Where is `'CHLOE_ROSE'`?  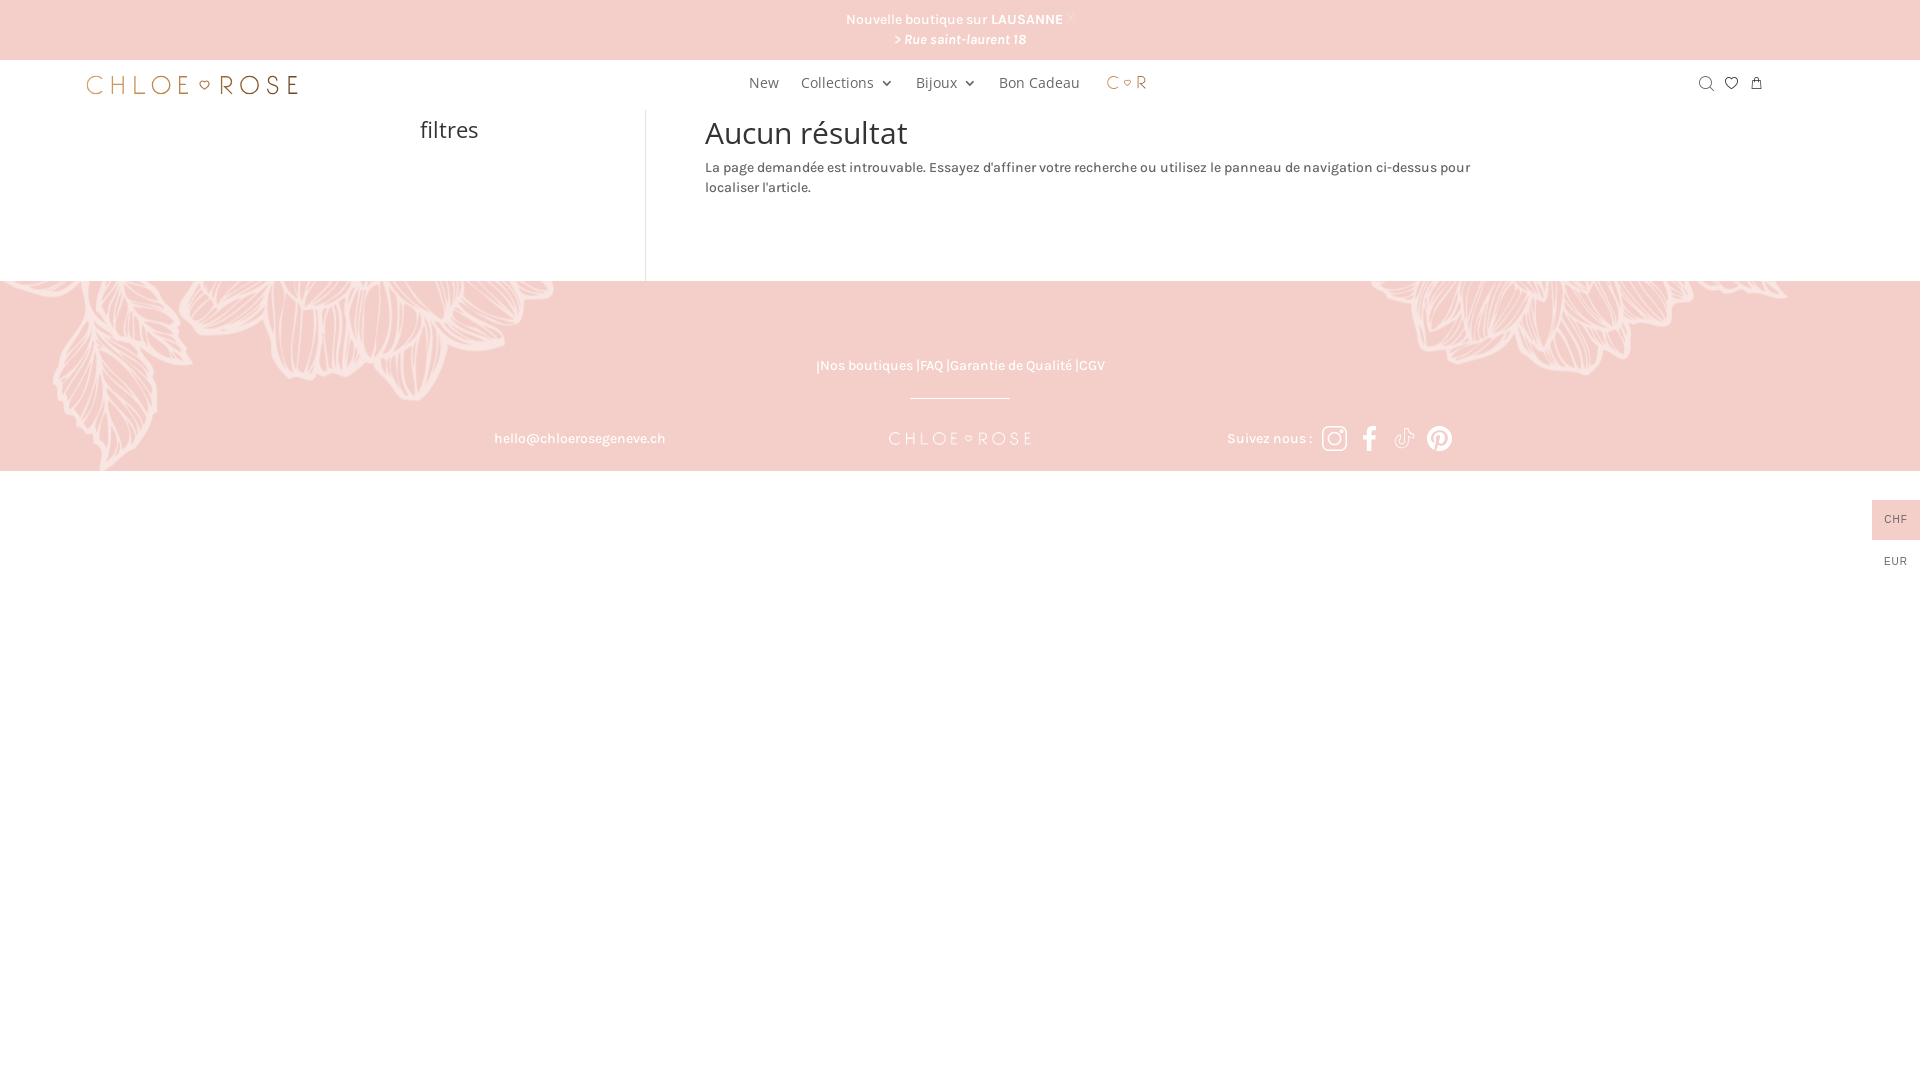 'CHLOE_ROSE' is located at coordinates (960, 437).